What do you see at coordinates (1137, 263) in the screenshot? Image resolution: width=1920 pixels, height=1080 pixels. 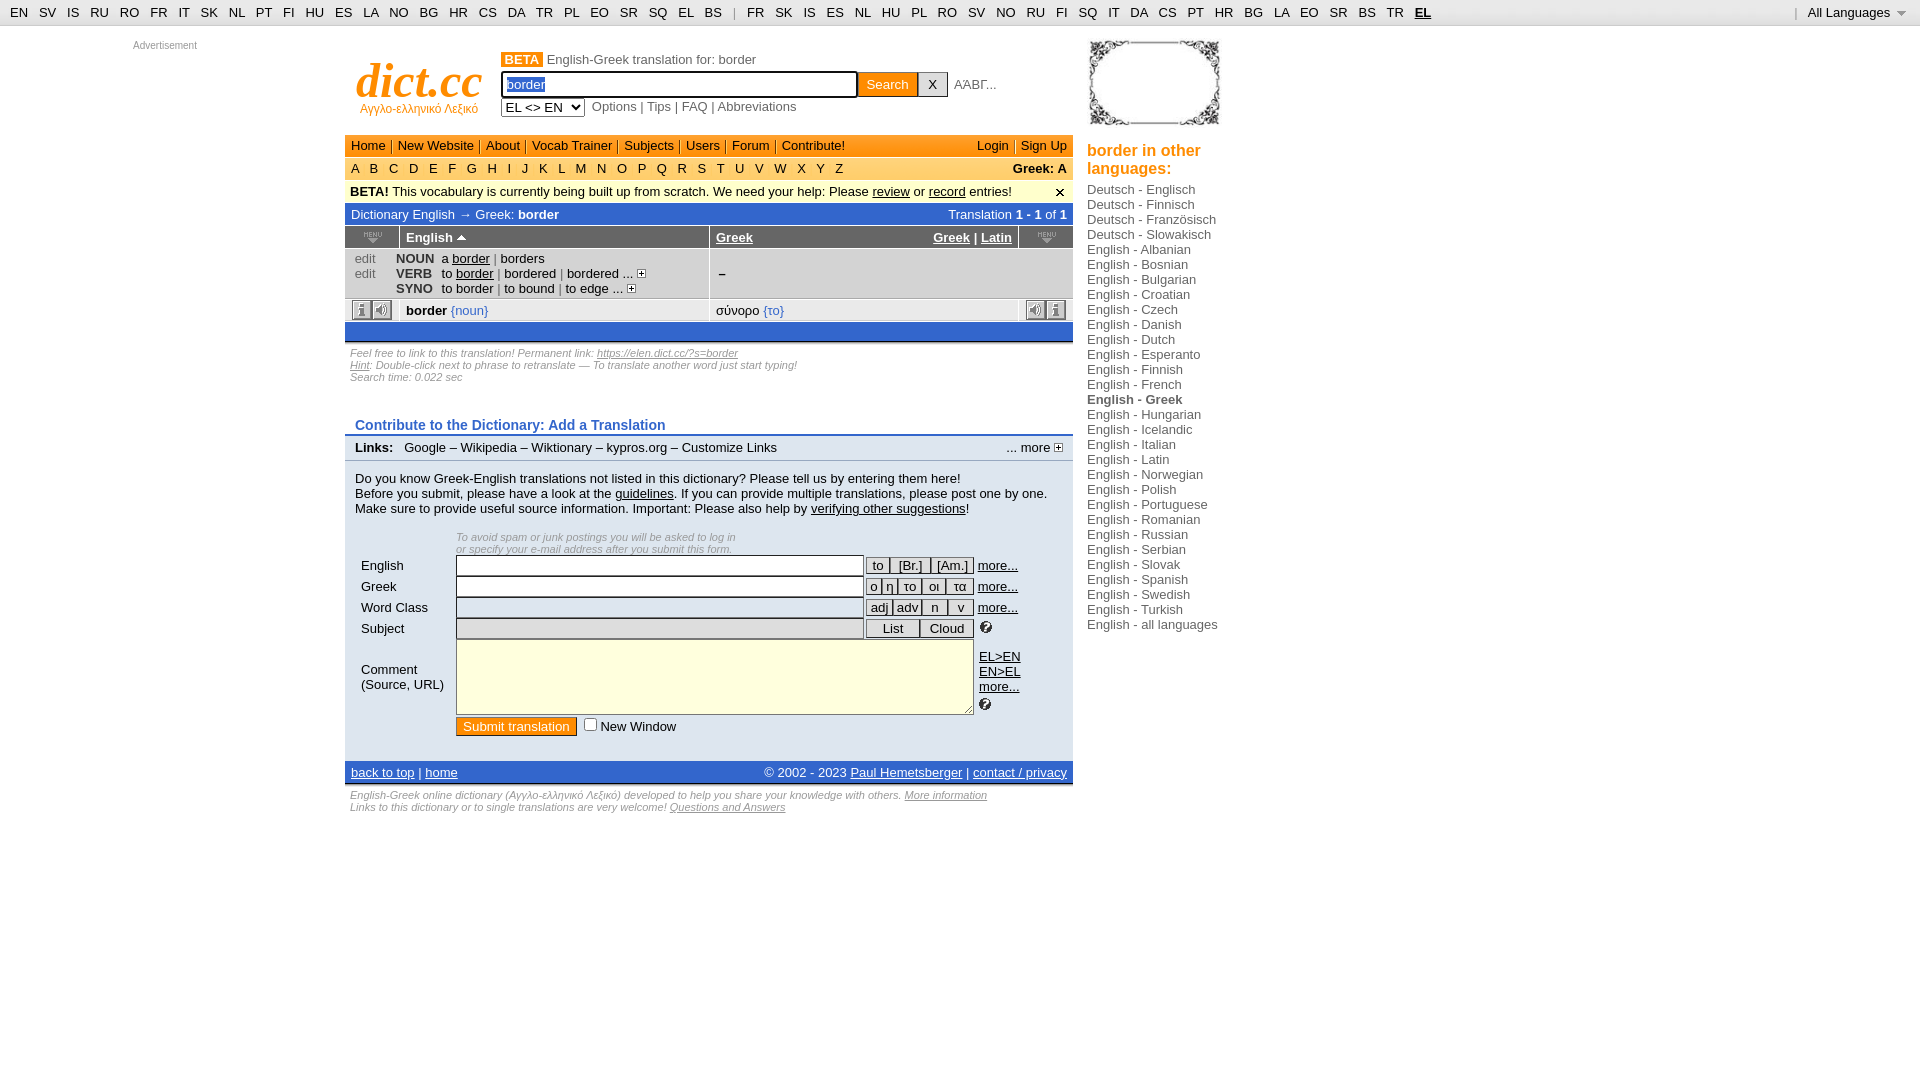 I see `'English - Bosnian'` at bounding box center [1137, 263].